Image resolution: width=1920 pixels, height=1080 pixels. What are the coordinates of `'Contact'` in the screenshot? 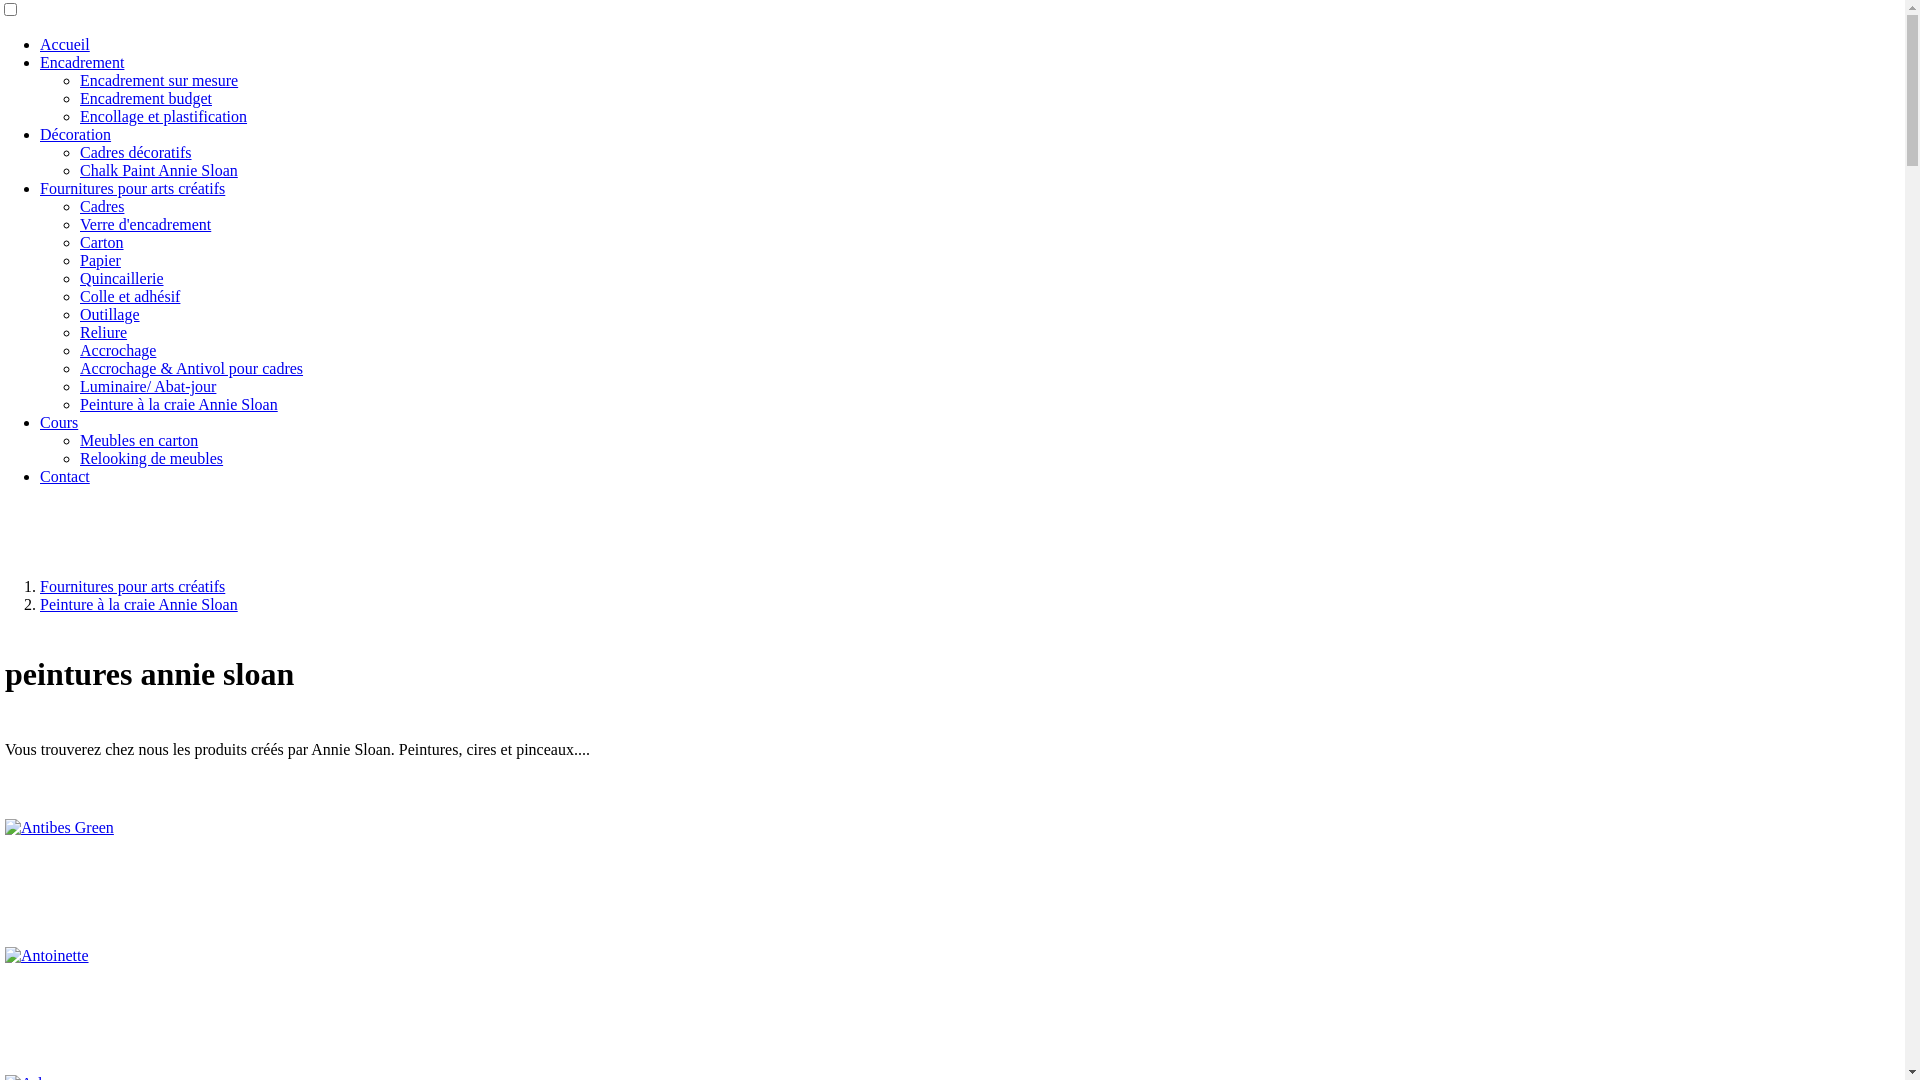 It's located at (65, 476).